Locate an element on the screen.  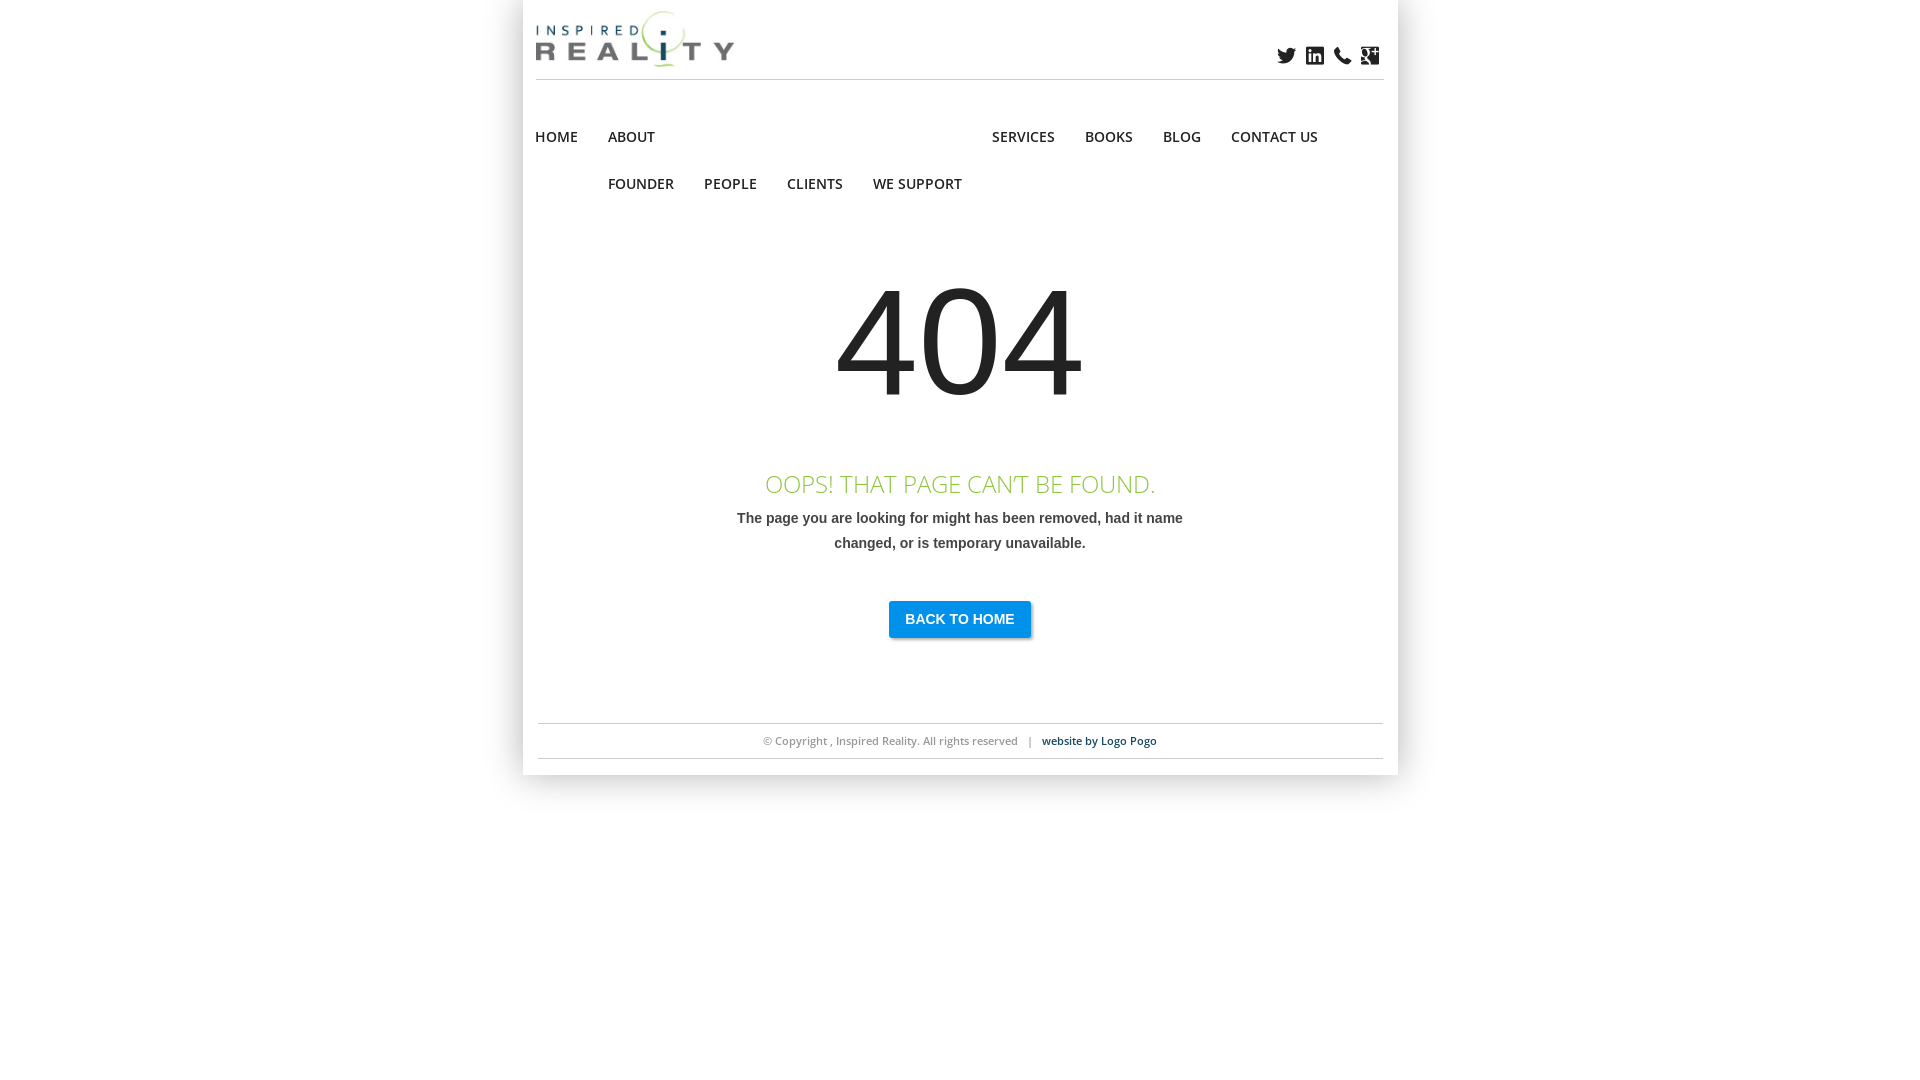
'website by Logo Pogo' is located at coordinates (1098, 740).